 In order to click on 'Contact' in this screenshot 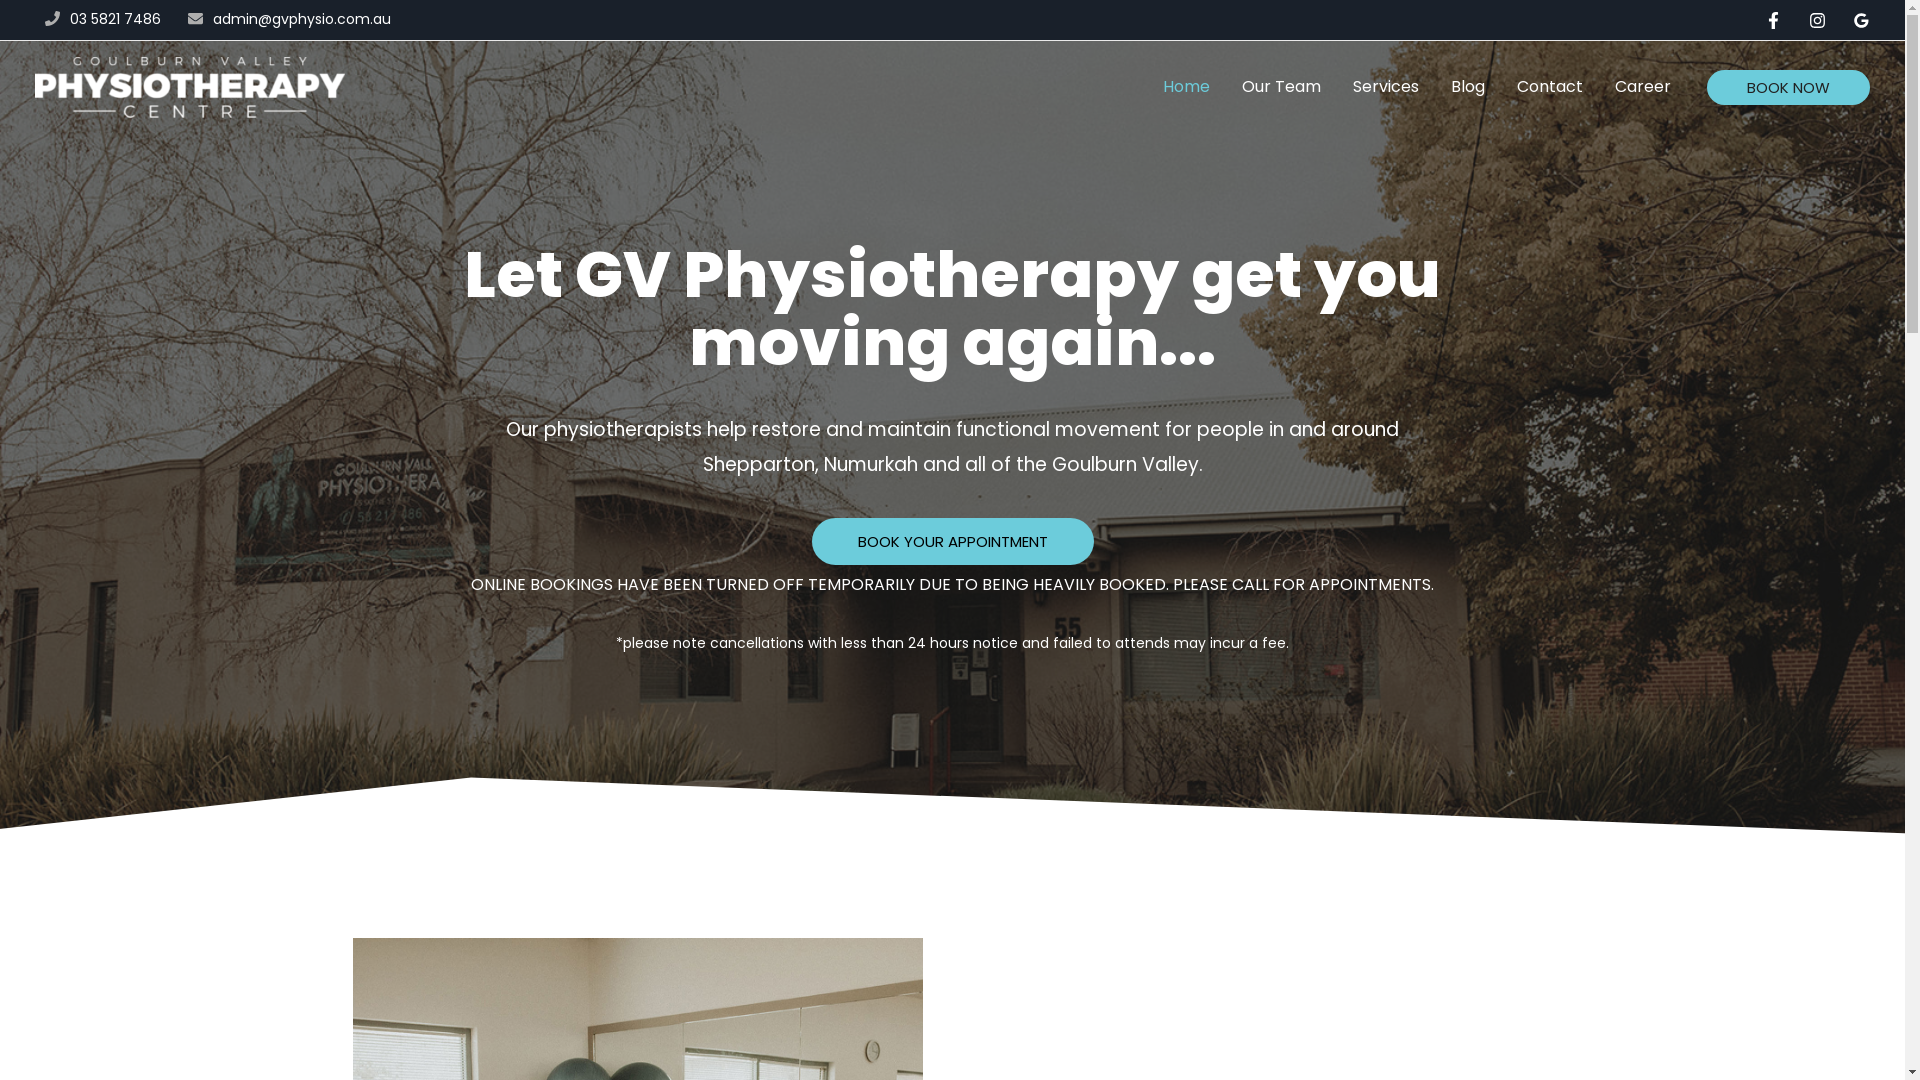, I will do `click(1549, 86)`.